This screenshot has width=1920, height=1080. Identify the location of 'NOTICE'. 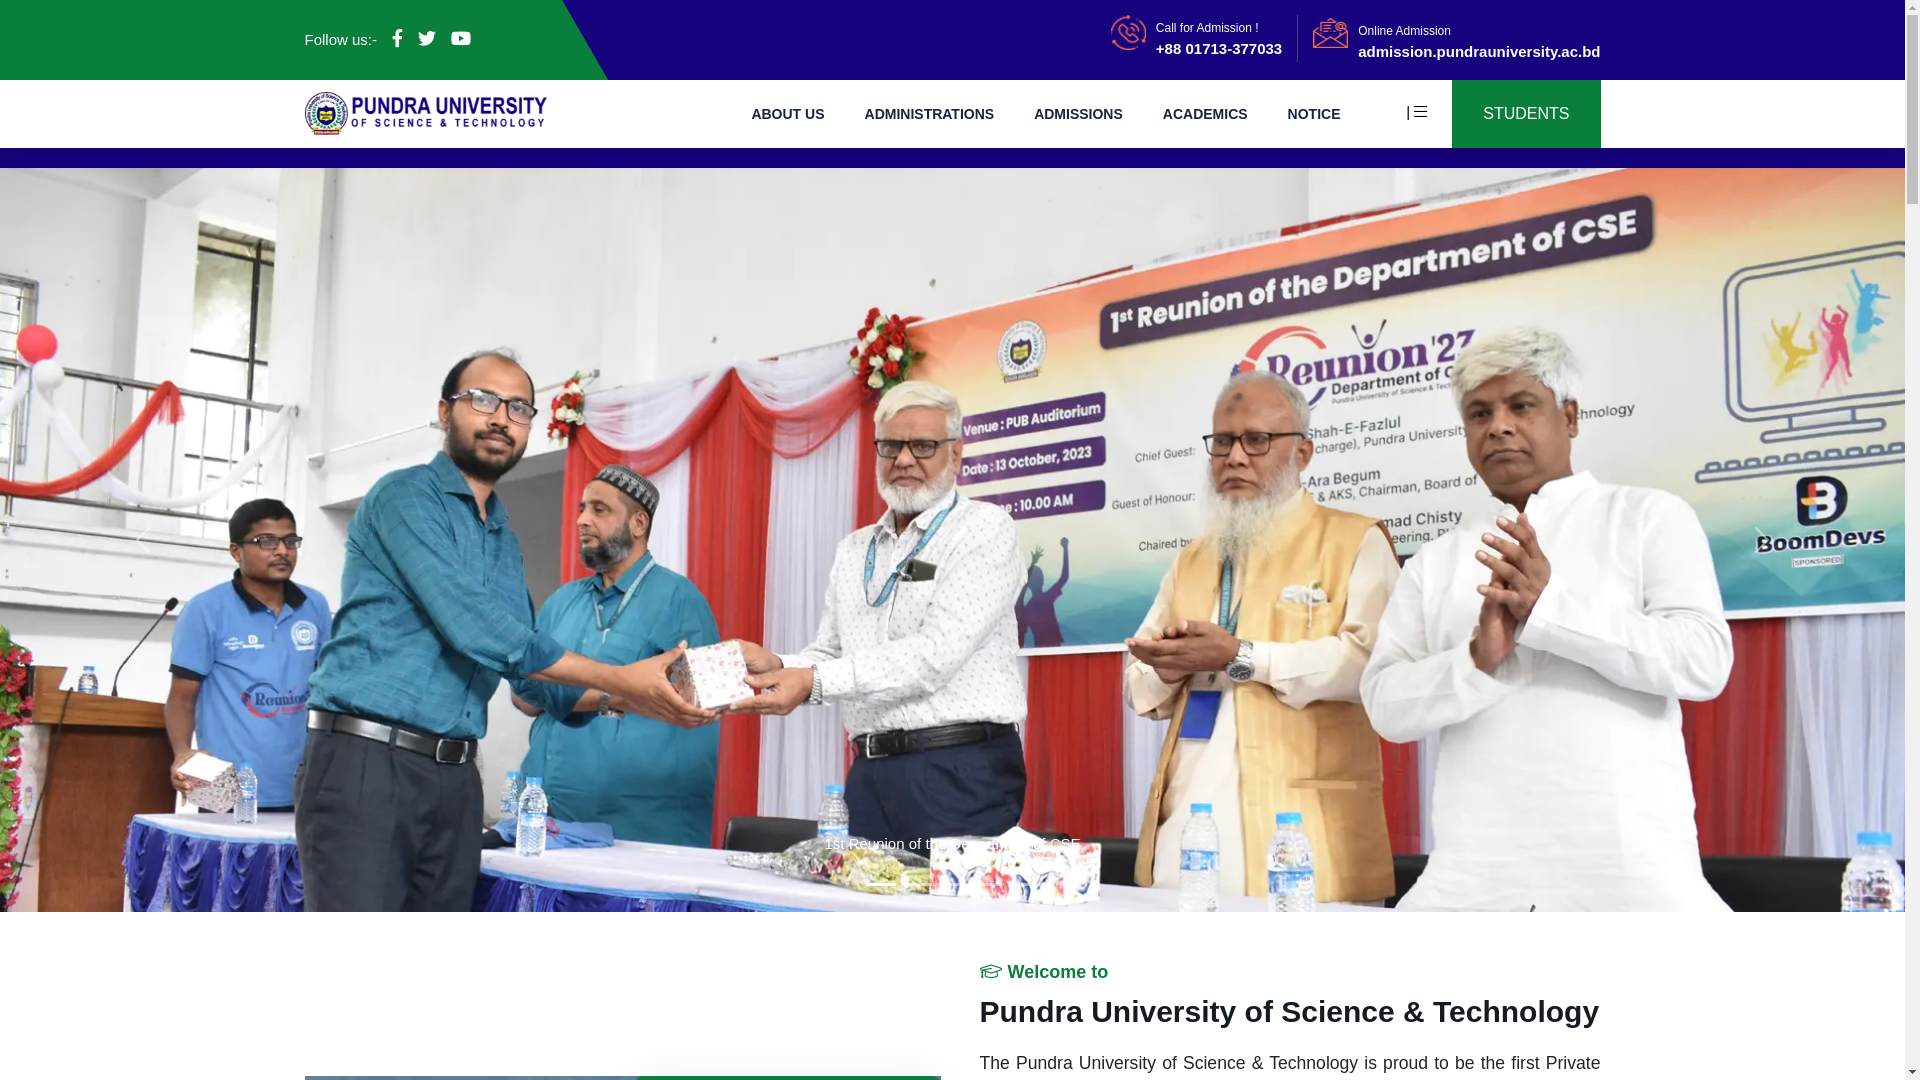
(1314, 112).